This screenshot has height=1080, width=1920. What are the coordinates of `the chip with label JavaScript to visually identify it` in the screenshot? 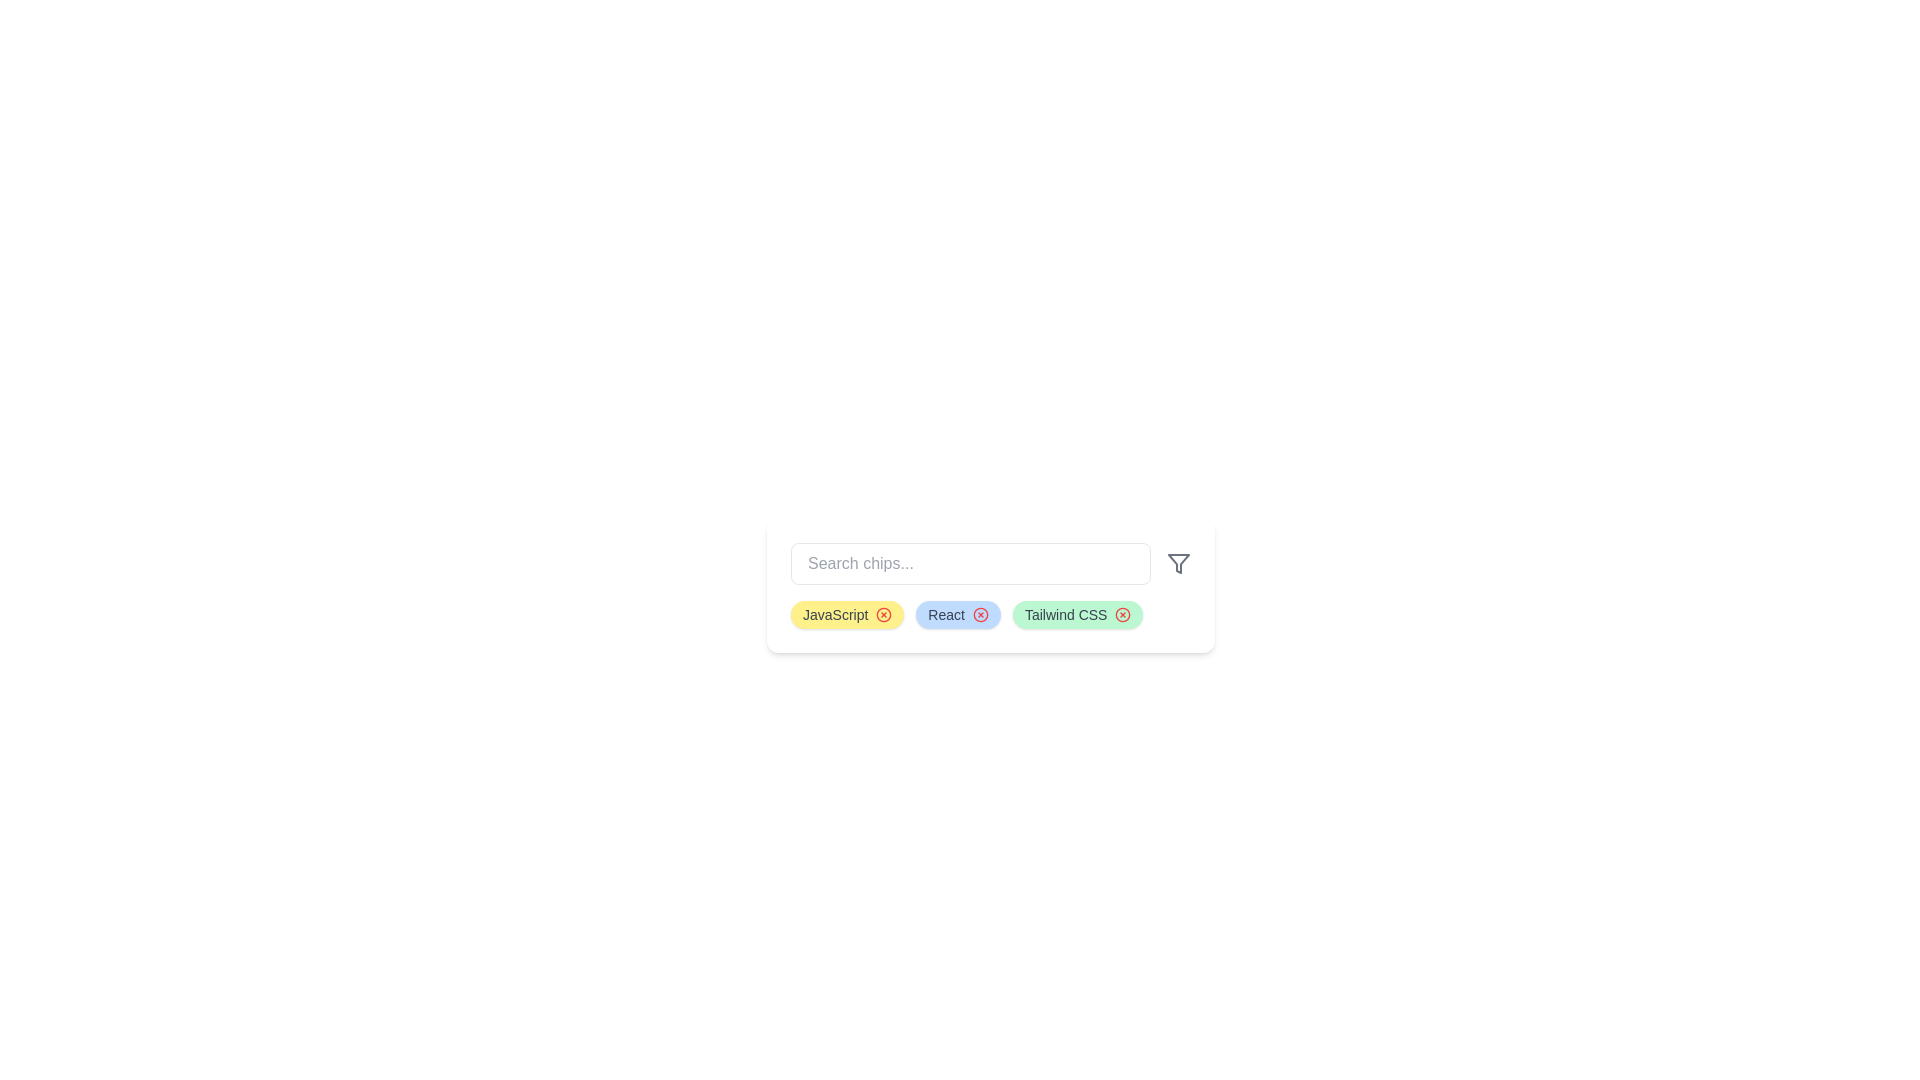 It's located at (846, 613).